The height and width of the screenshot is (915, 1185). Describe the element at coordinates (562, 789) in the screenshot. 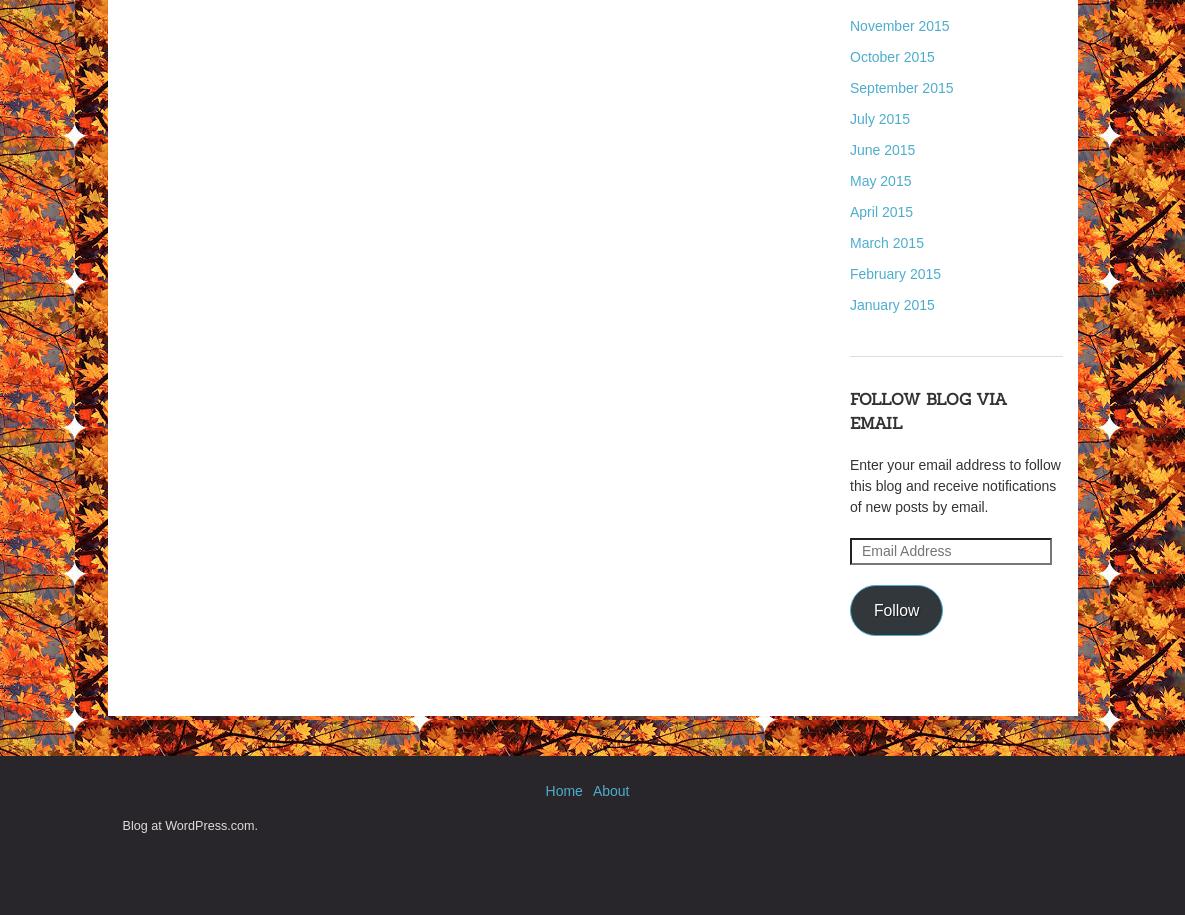

I see `'Home'` at that location.